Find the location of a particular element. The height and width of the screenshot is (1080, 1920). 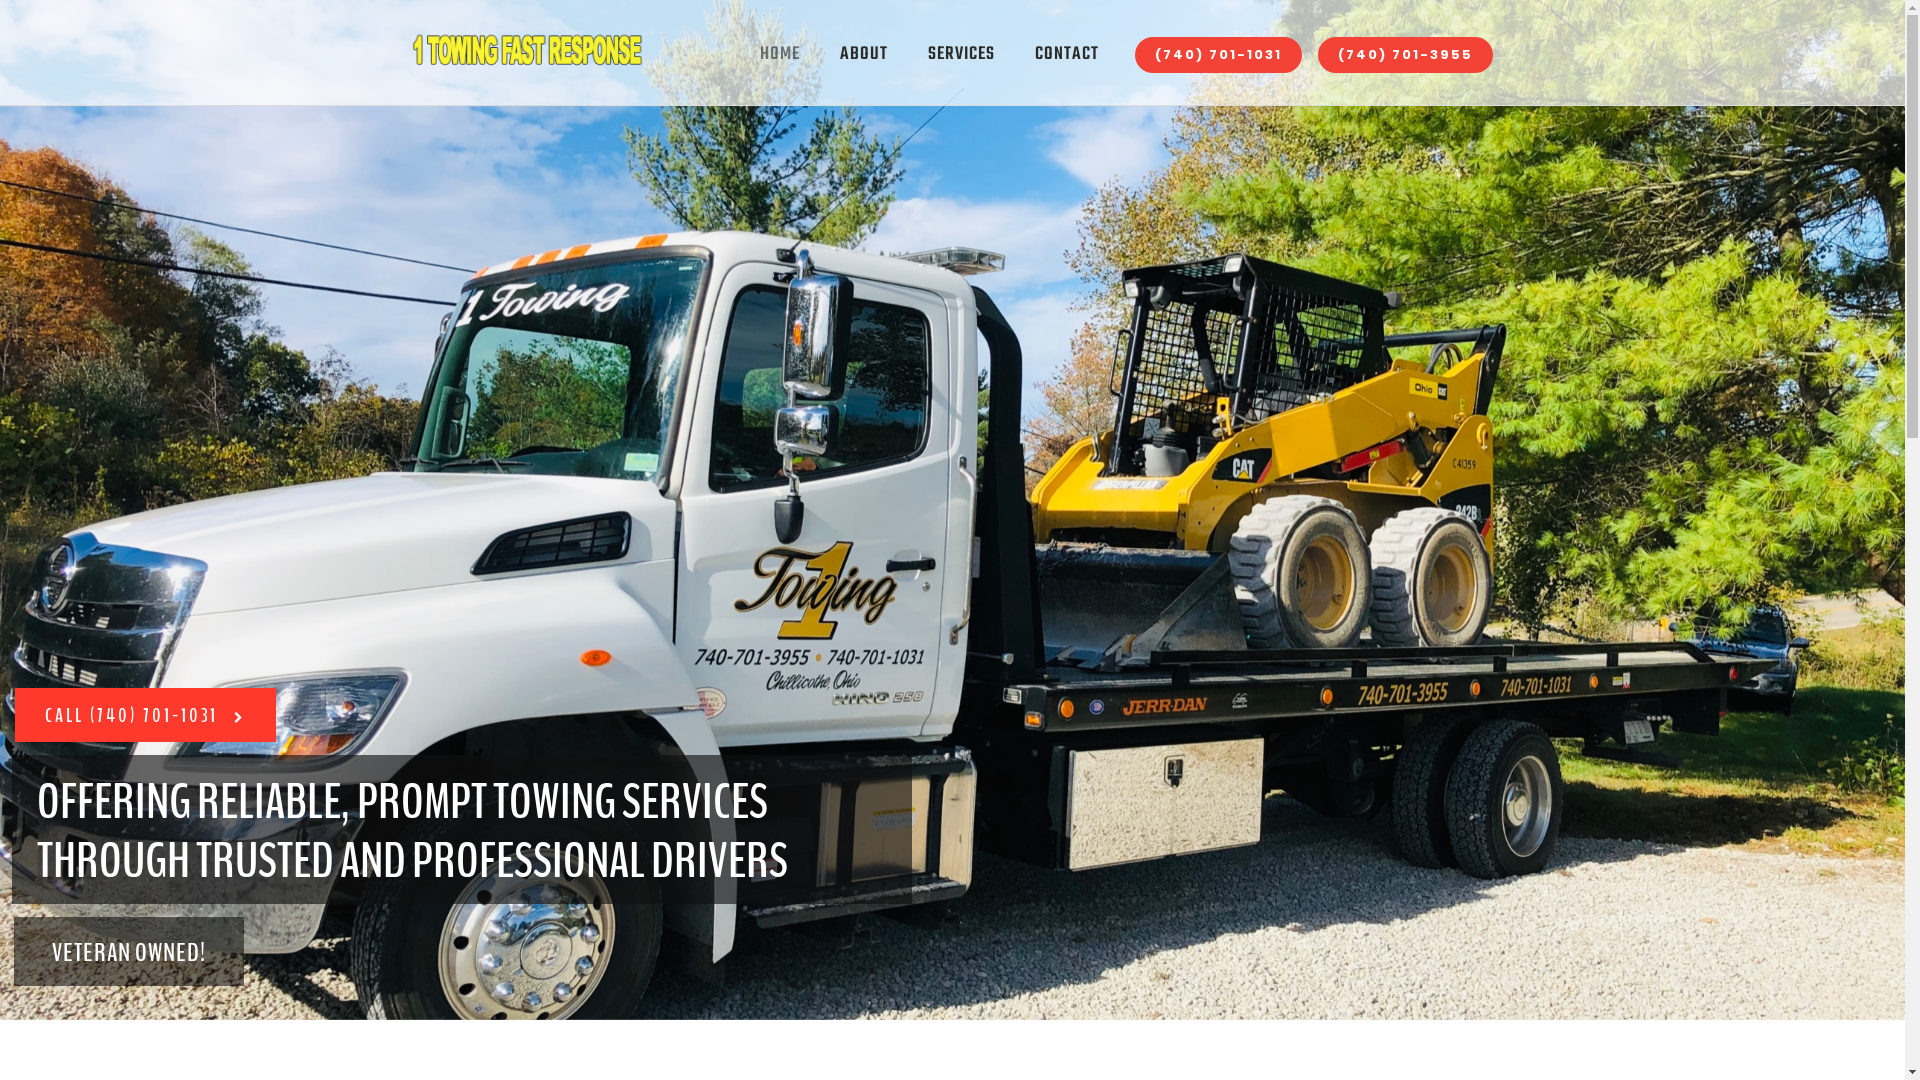

'CALL (740) 701-1031' is located at coordinates (14, 713).